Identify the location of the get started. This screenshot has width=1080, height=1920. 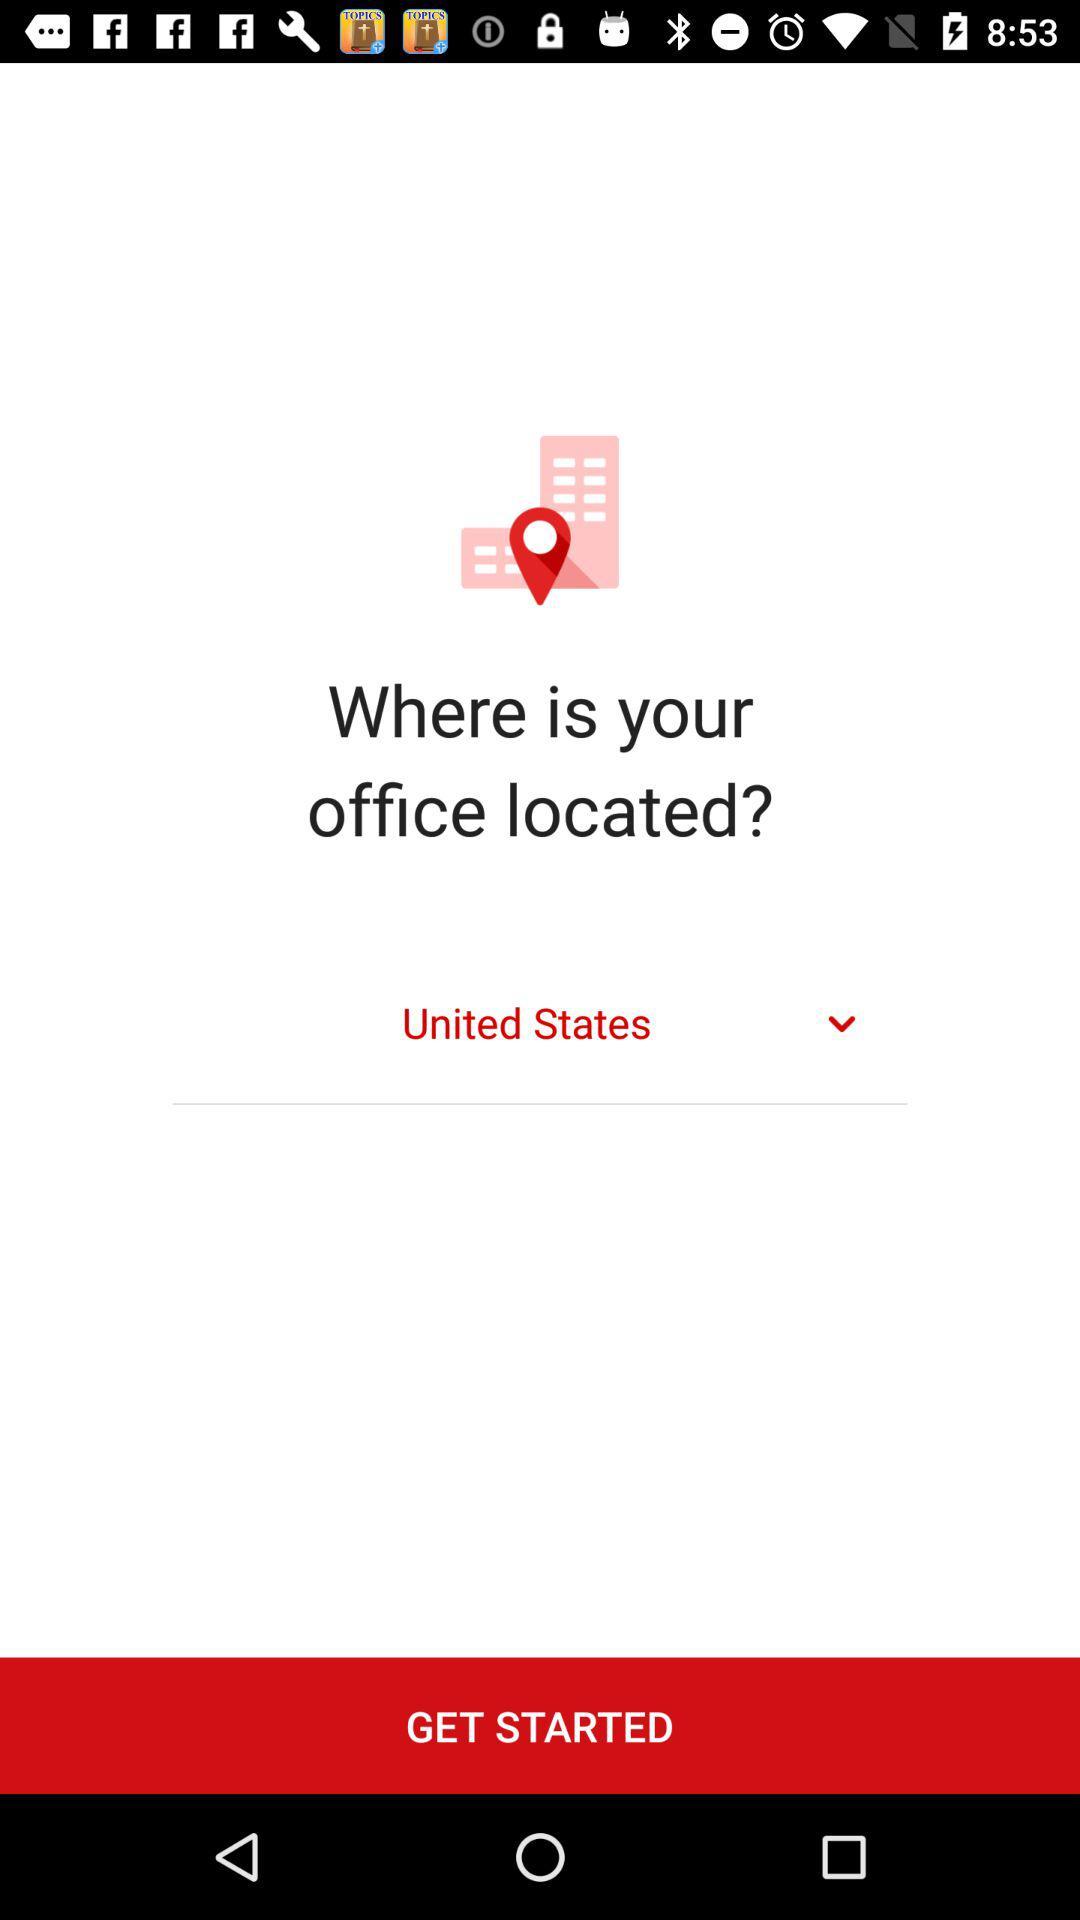
(540, 1724).